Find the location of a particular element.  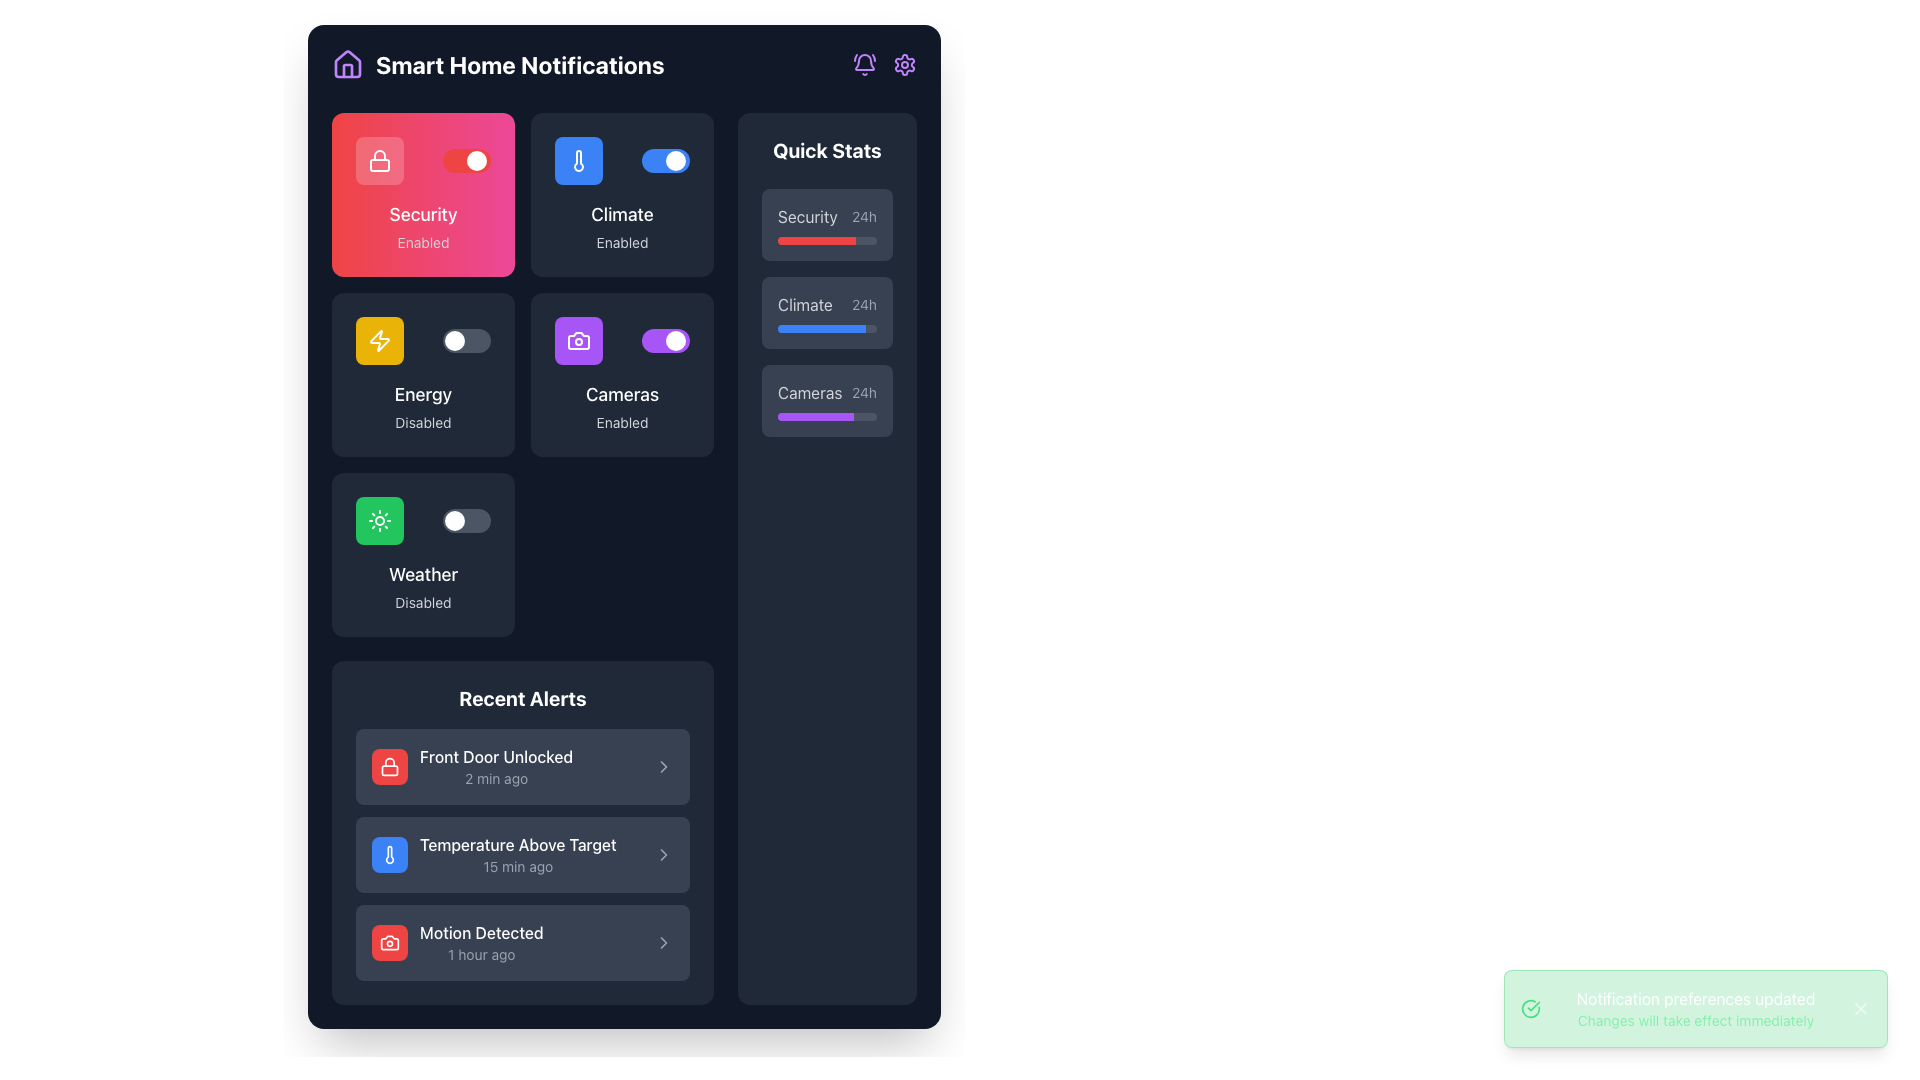

the toggle switch is located at coordinates (465, 160).